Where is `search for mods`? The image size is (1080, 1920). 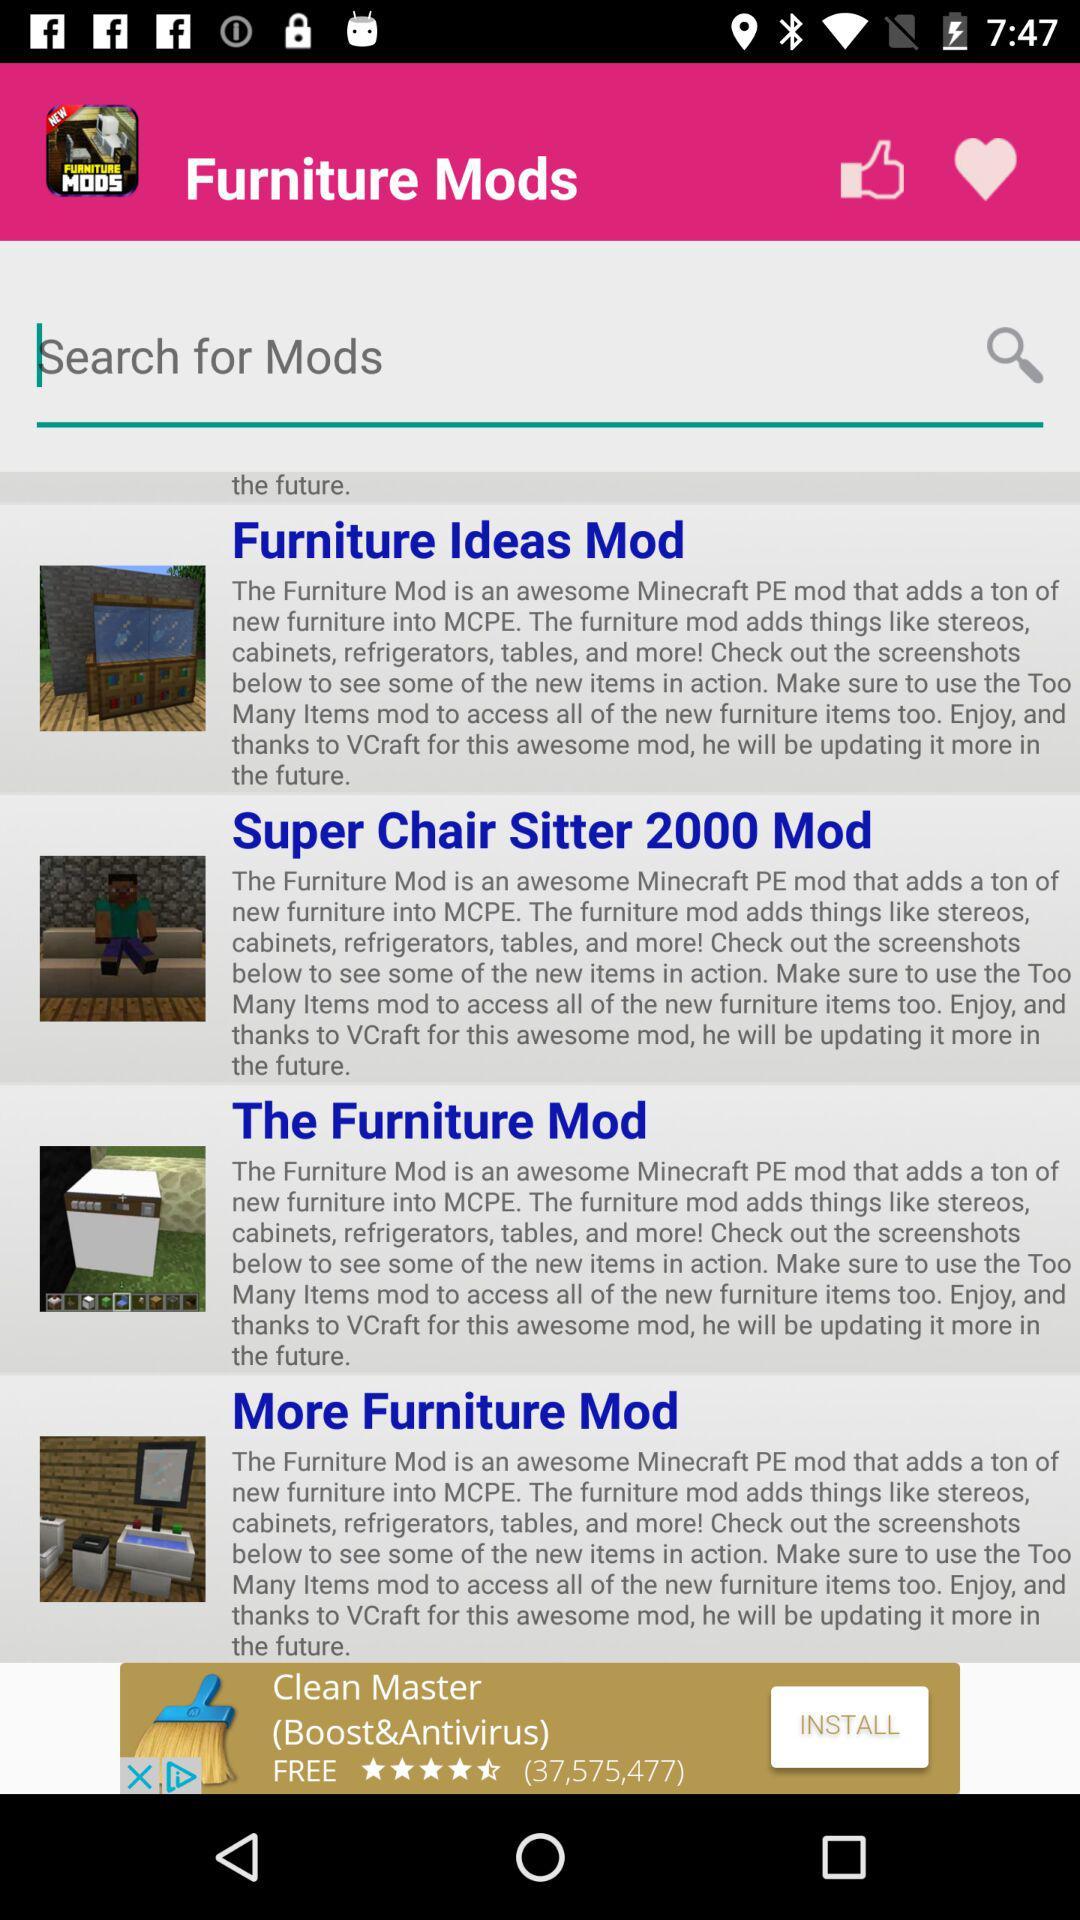
search for mods is located at coordinates (540, 356).